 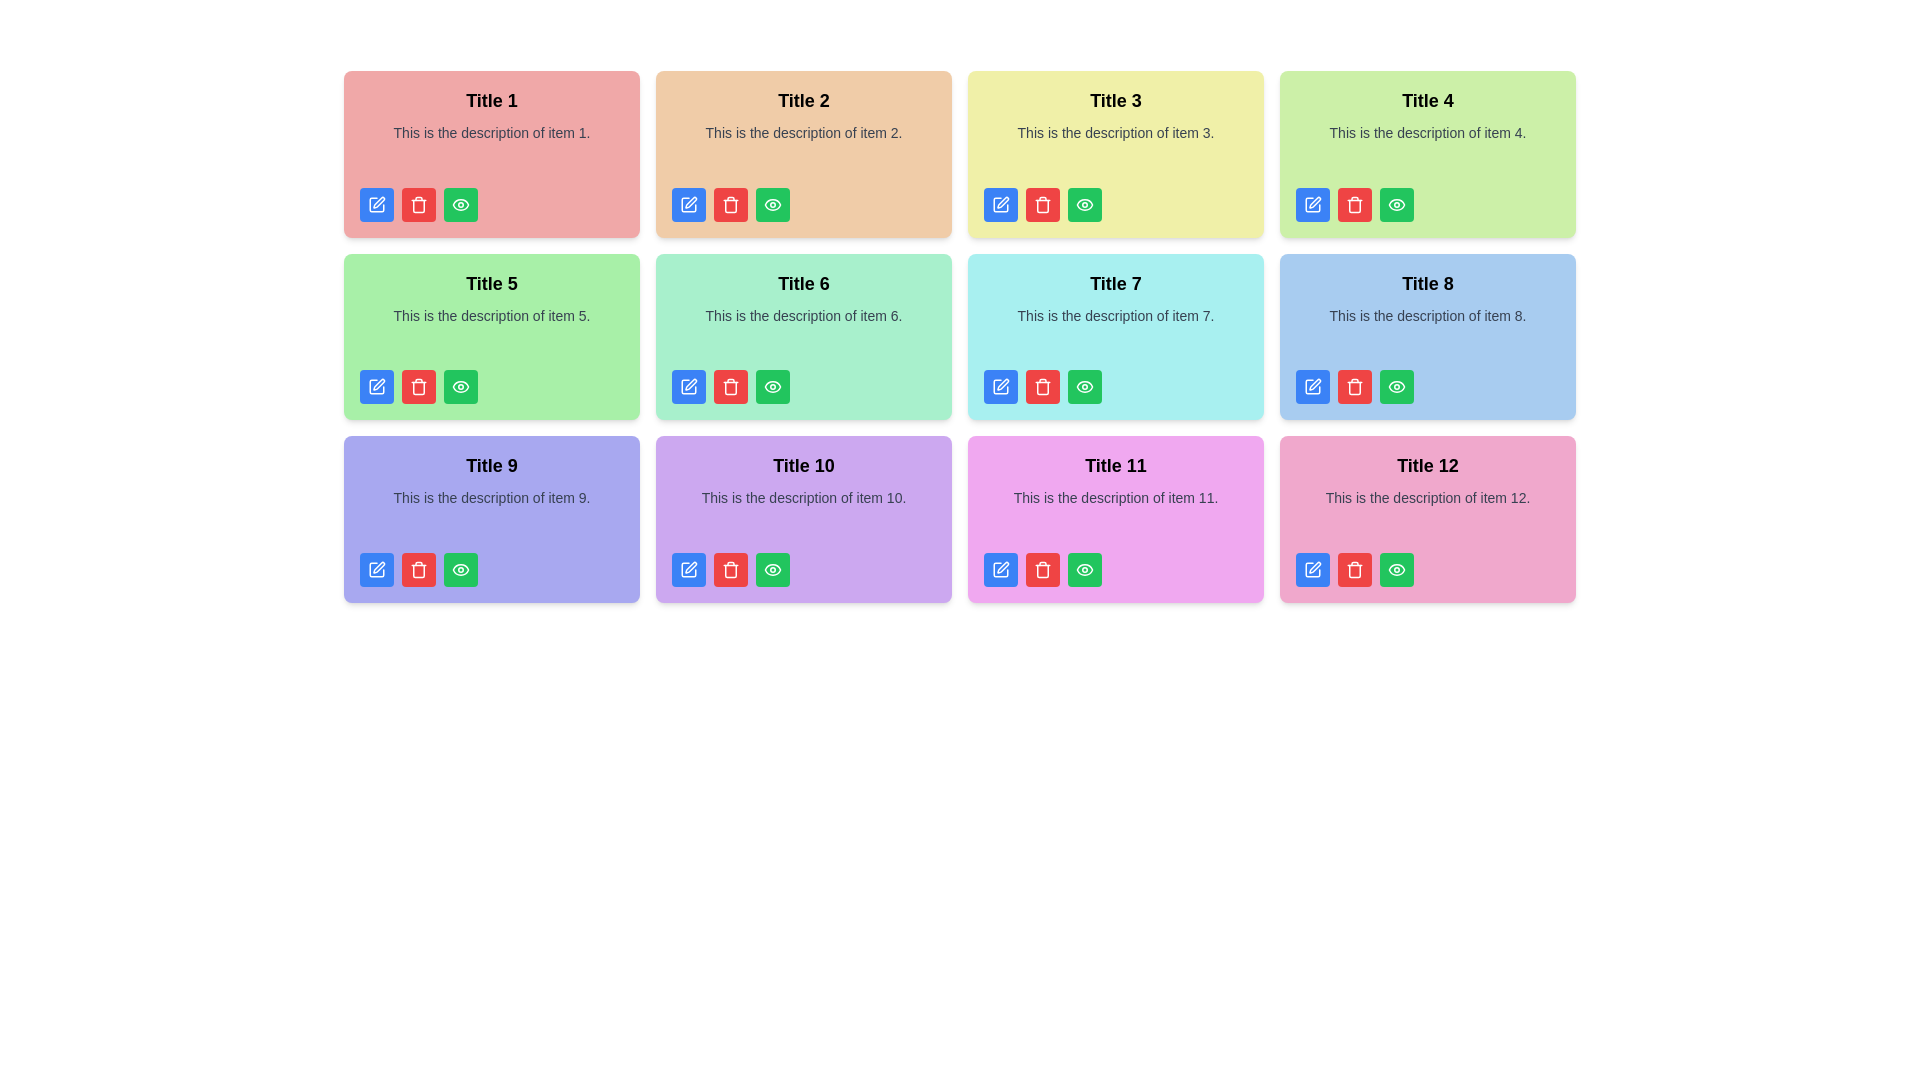 What do you see at coordinates (1083, 204) in the screenshot?
I see `the third button aligned horizontally below 'Title 3'` at bounding box center [1083, 204].